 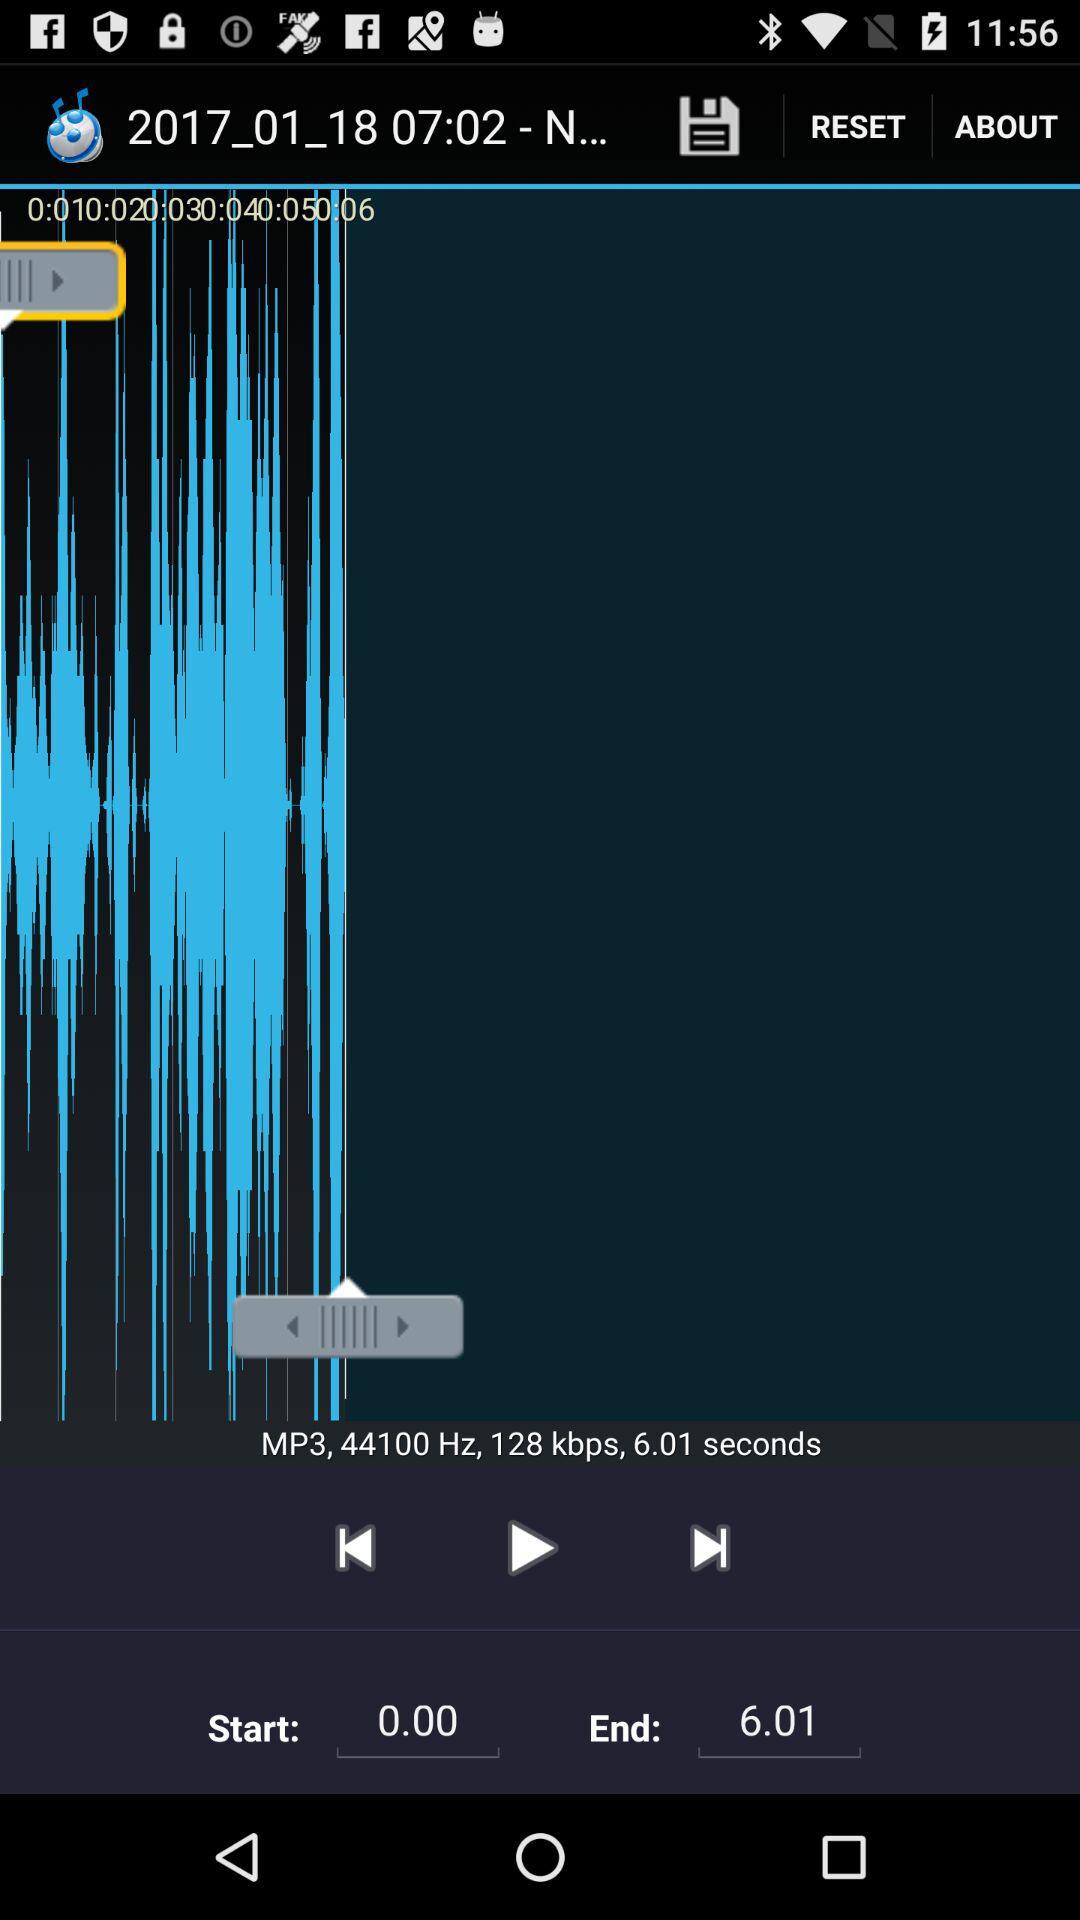 I want to click on the skip_next icon, so click(x=709, y=1656).